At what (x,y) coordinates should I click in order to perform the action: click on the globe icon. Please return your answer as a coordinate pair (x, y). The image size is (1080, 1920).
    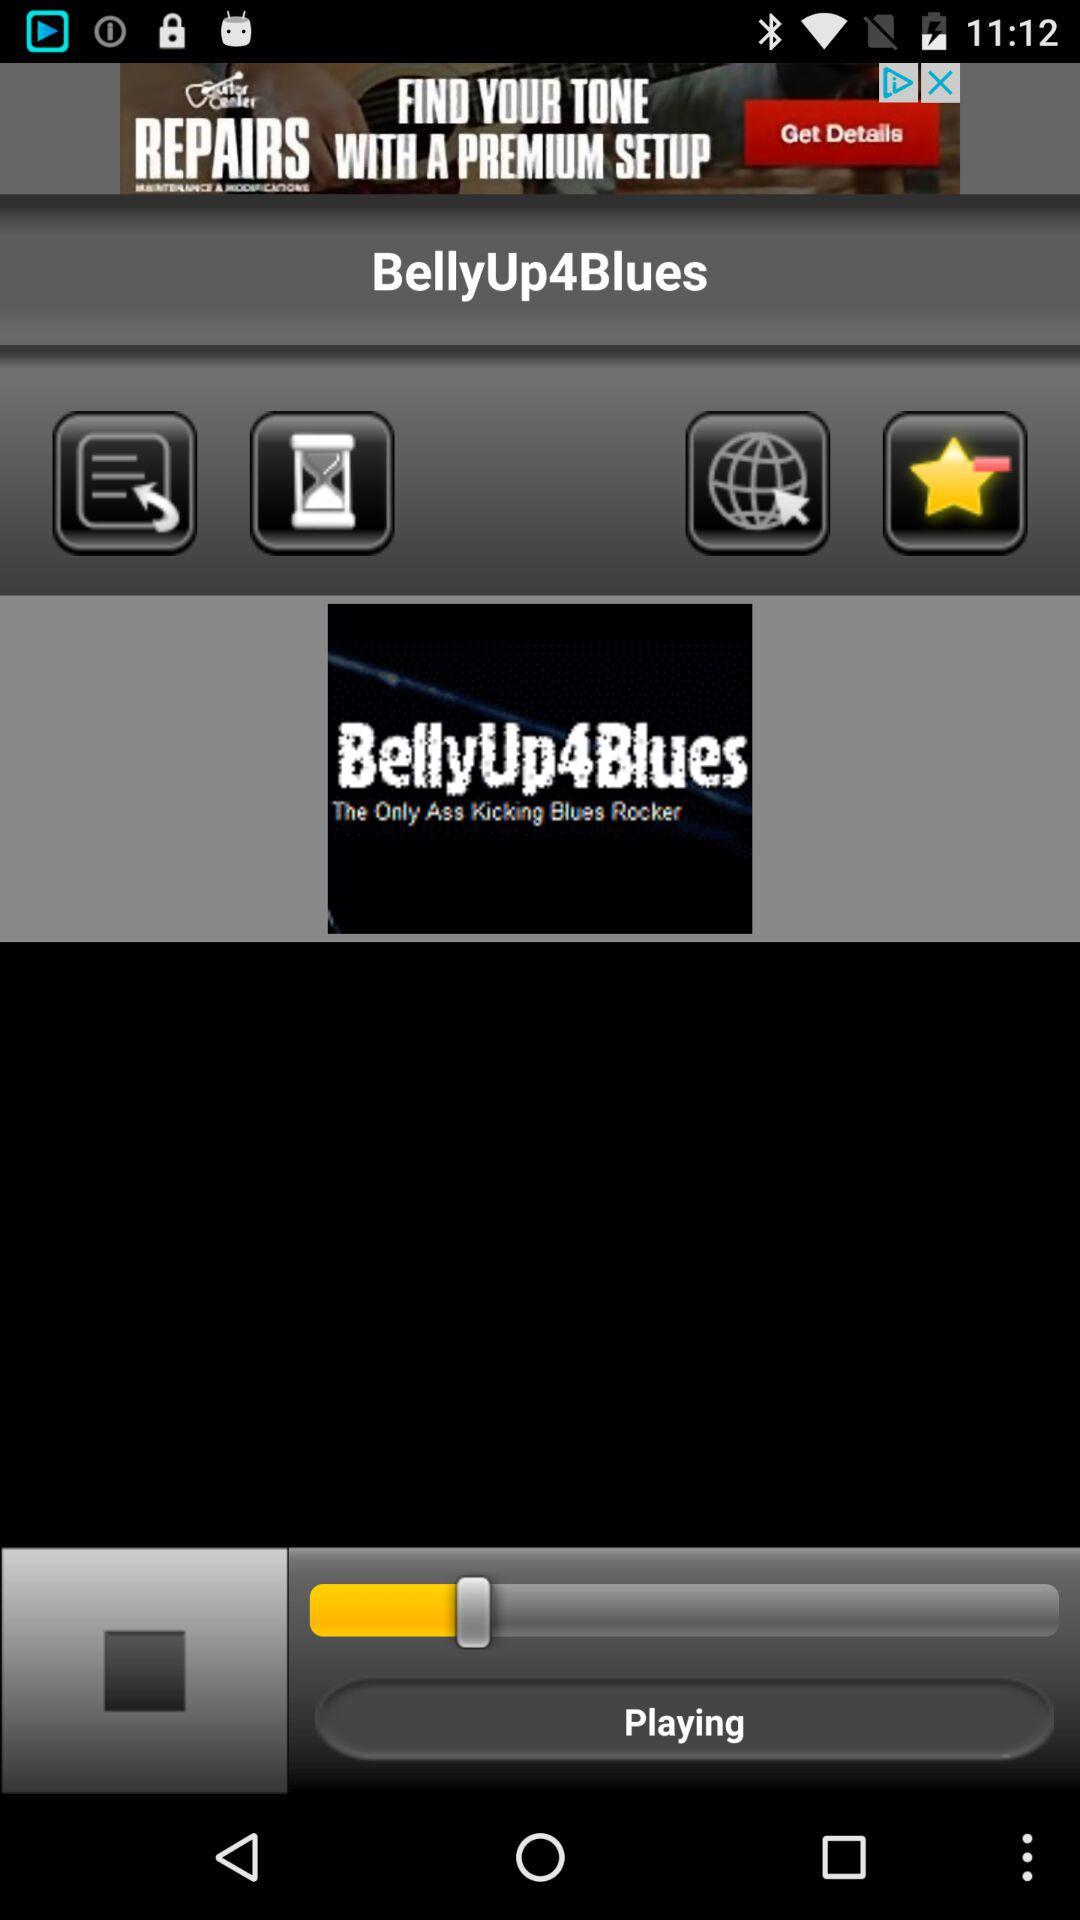
    Looking at the image, I should click on (757, 517).